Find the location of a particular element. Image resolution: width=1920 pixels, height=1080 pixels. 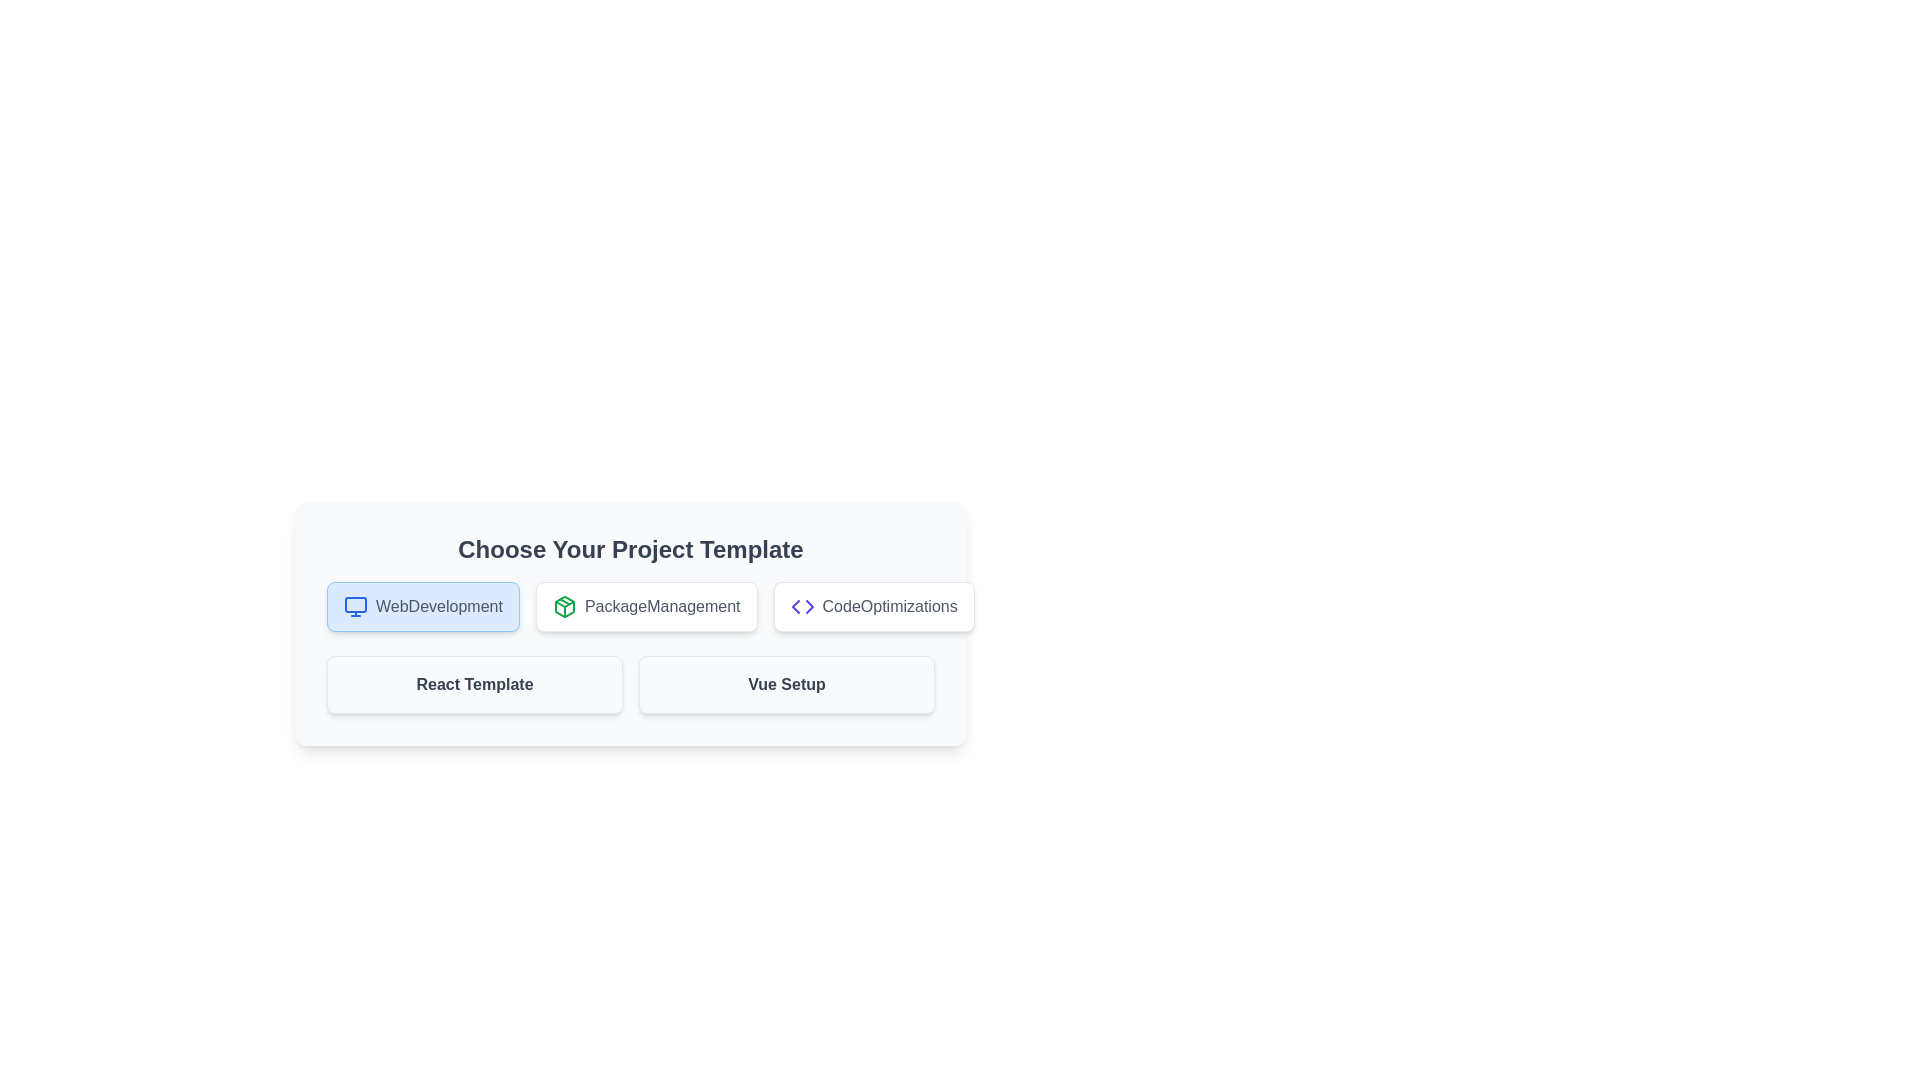

the 'PackageManagement' button, which is the second button in the row under 'Choose Your Project Template' is located at coordinates (629, 605).